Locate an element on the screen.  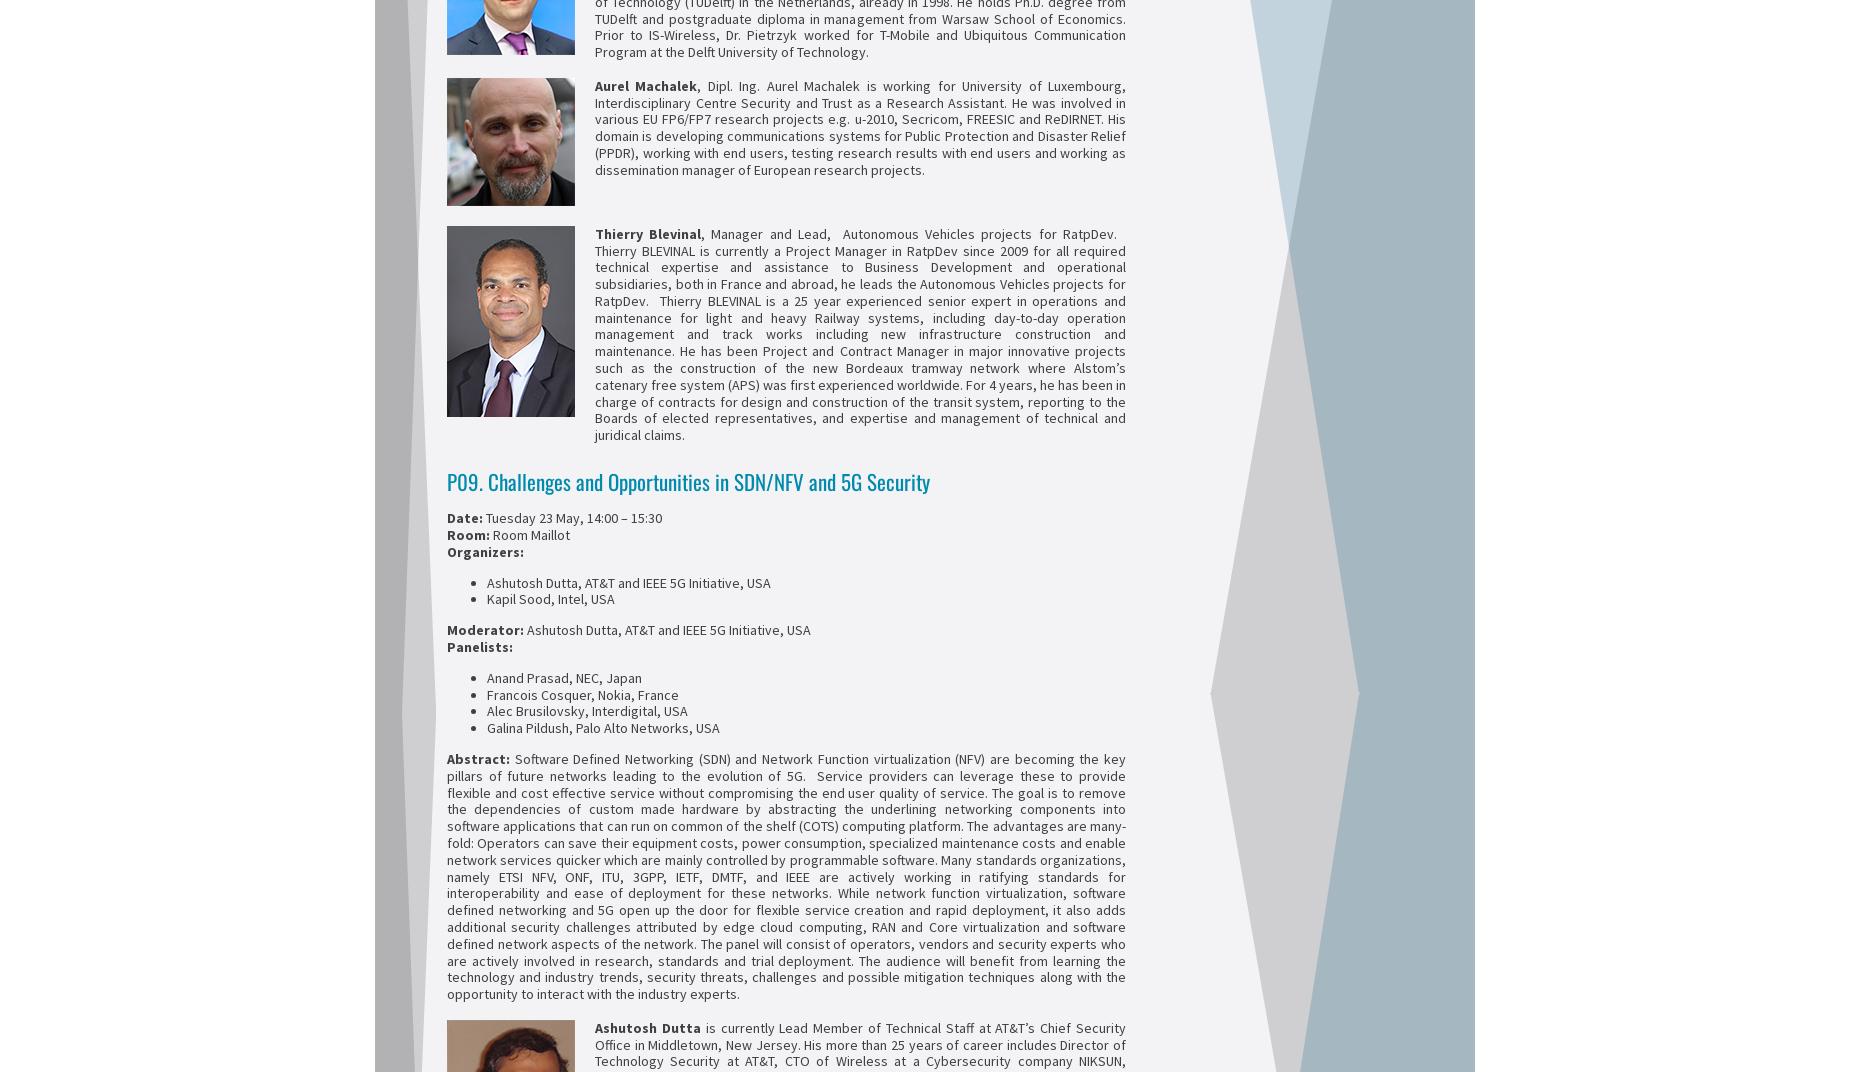
'Panelists:' is located at coordinates (480, 645).